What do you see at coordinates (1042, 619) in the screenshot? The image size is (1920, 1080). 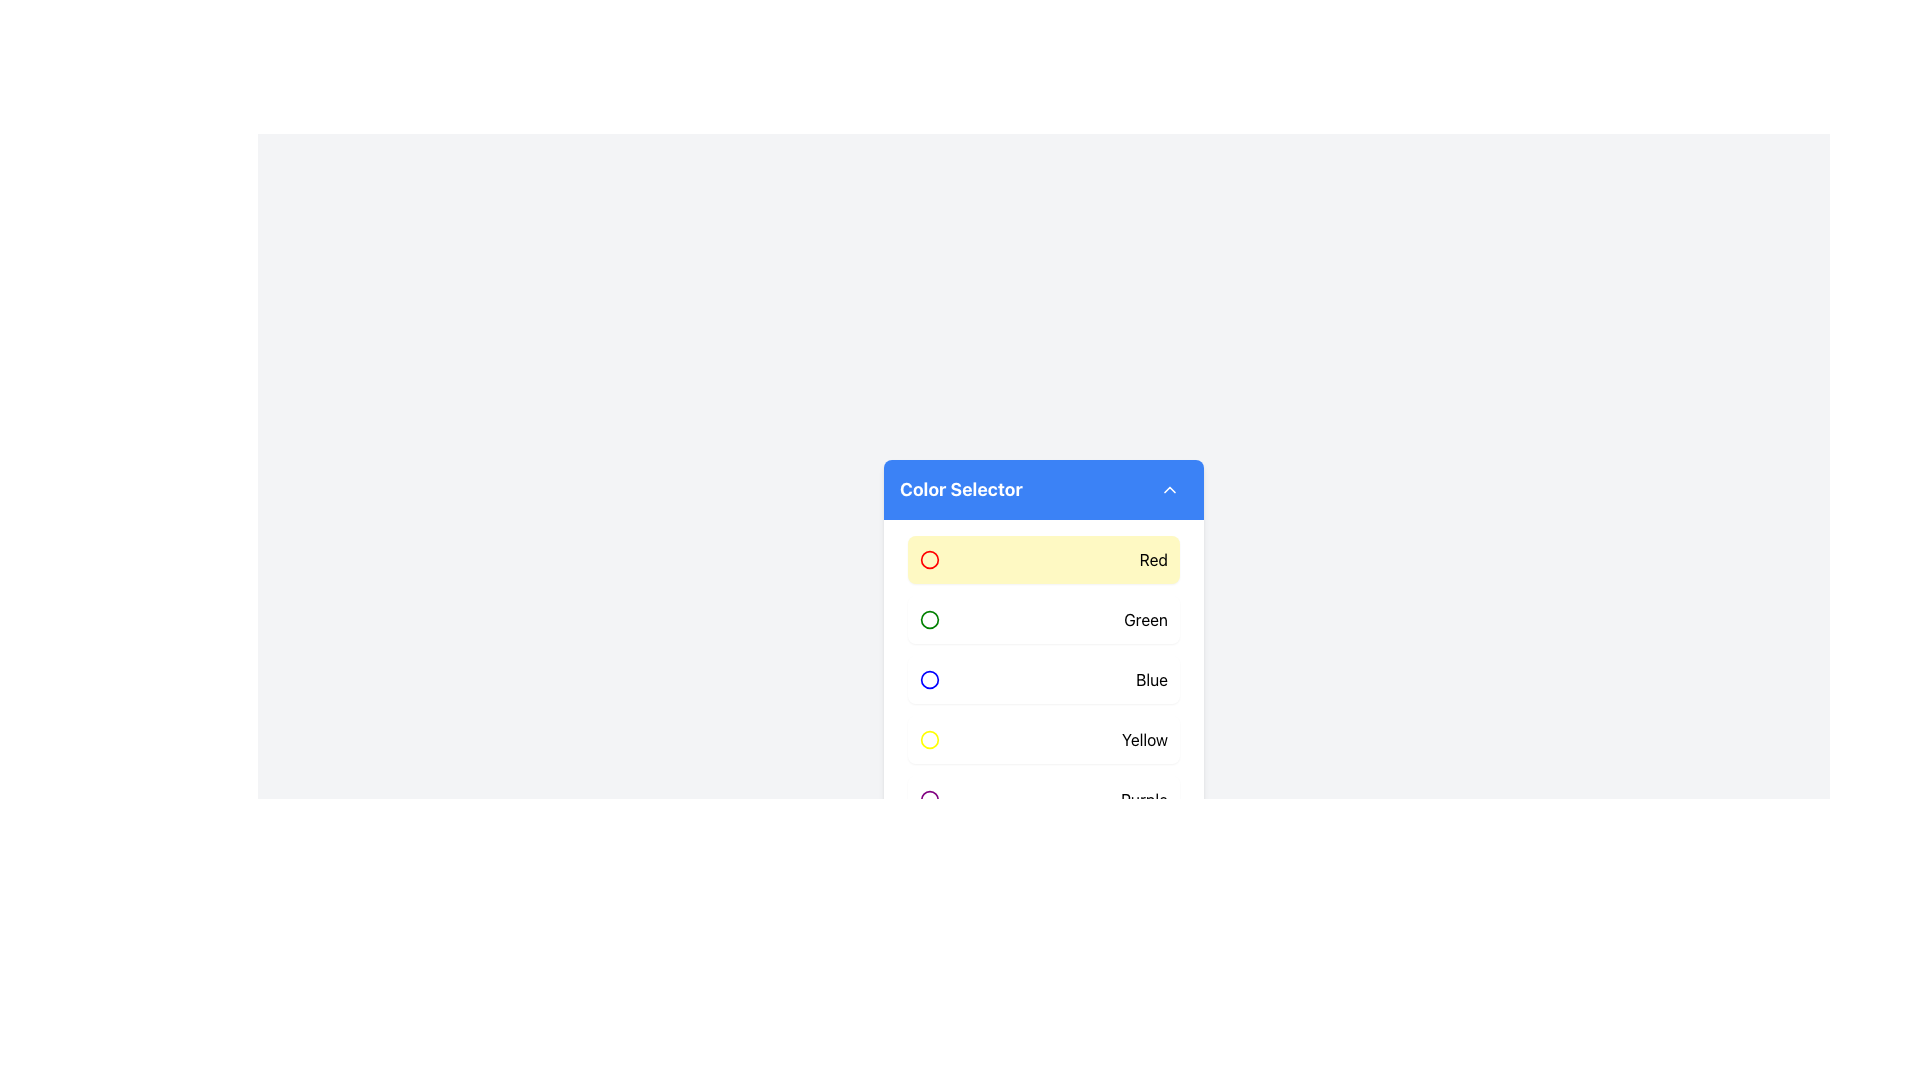 I see `the 'Green' option in the color selection list` at bounding box center [1042, 619].